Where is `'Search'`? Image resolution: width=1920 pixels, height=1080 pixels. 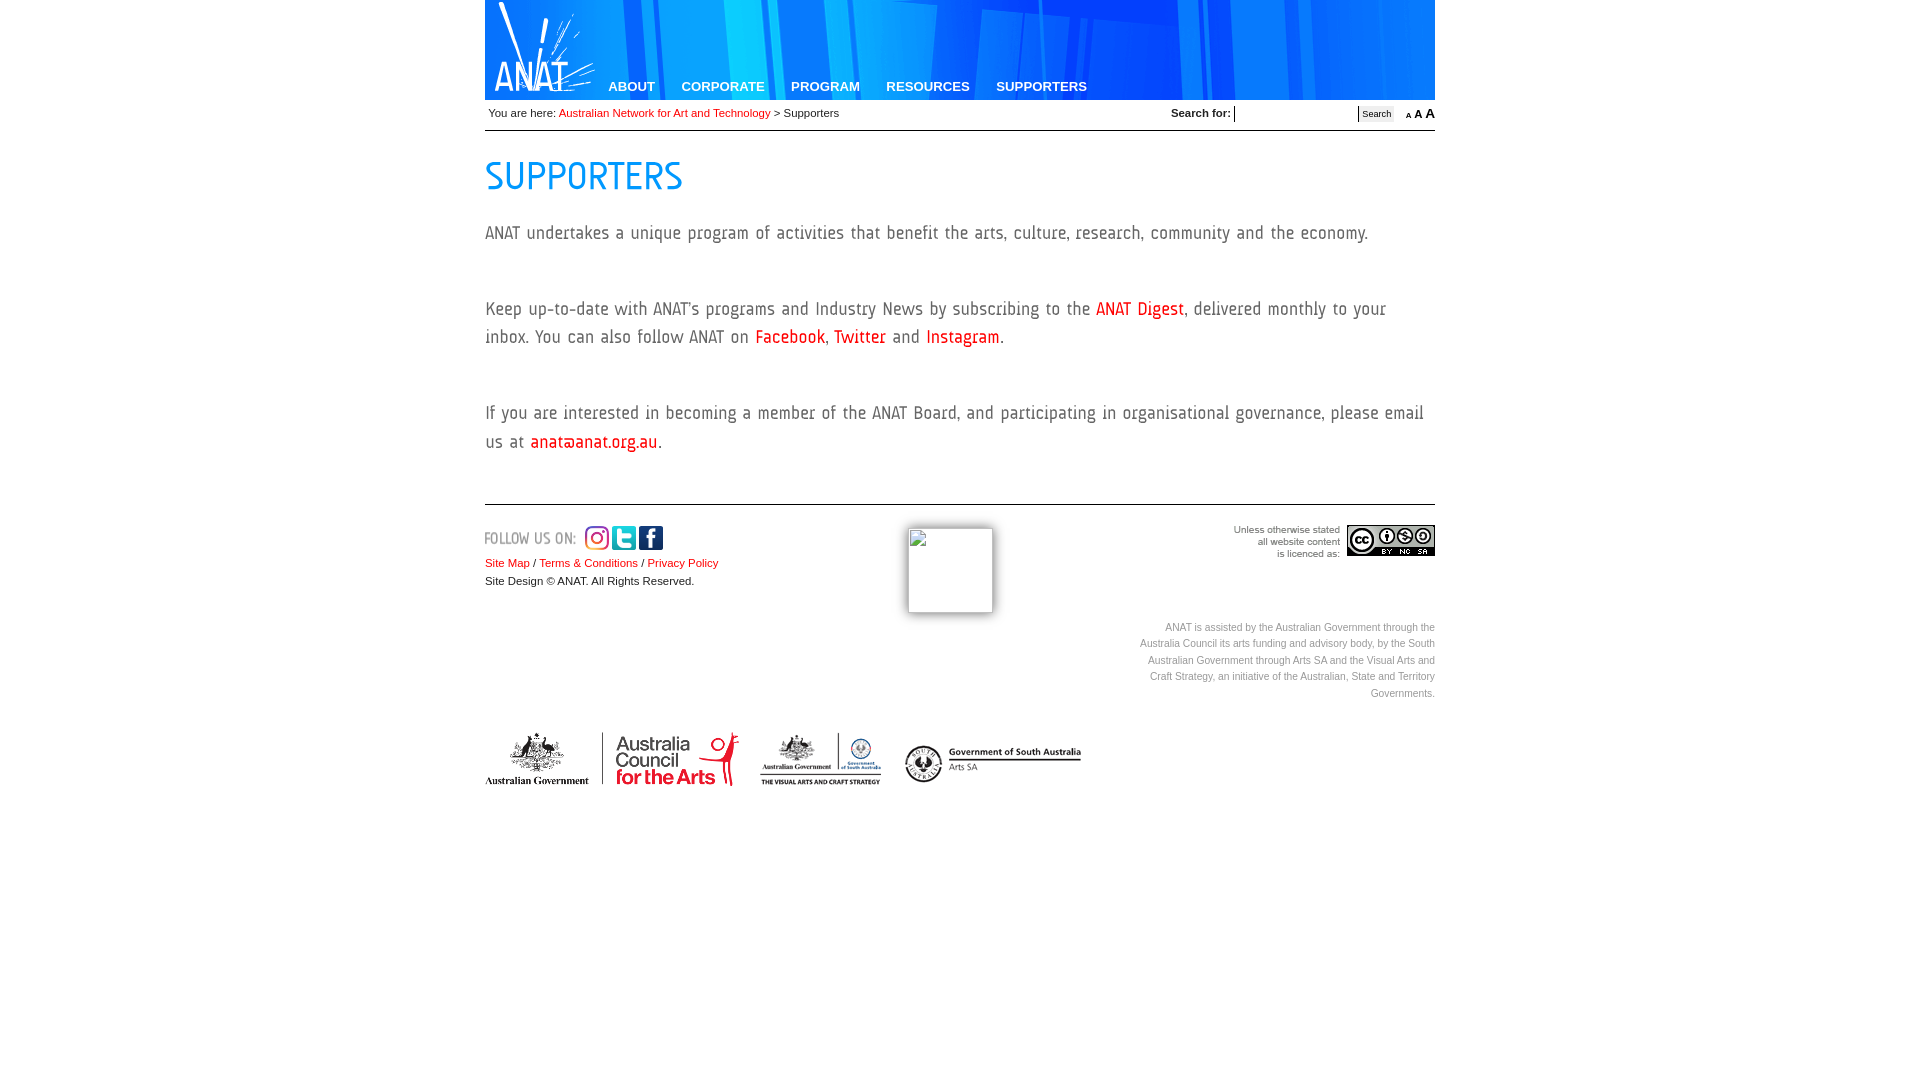 'Search' is located at coordinates (1358, 114).